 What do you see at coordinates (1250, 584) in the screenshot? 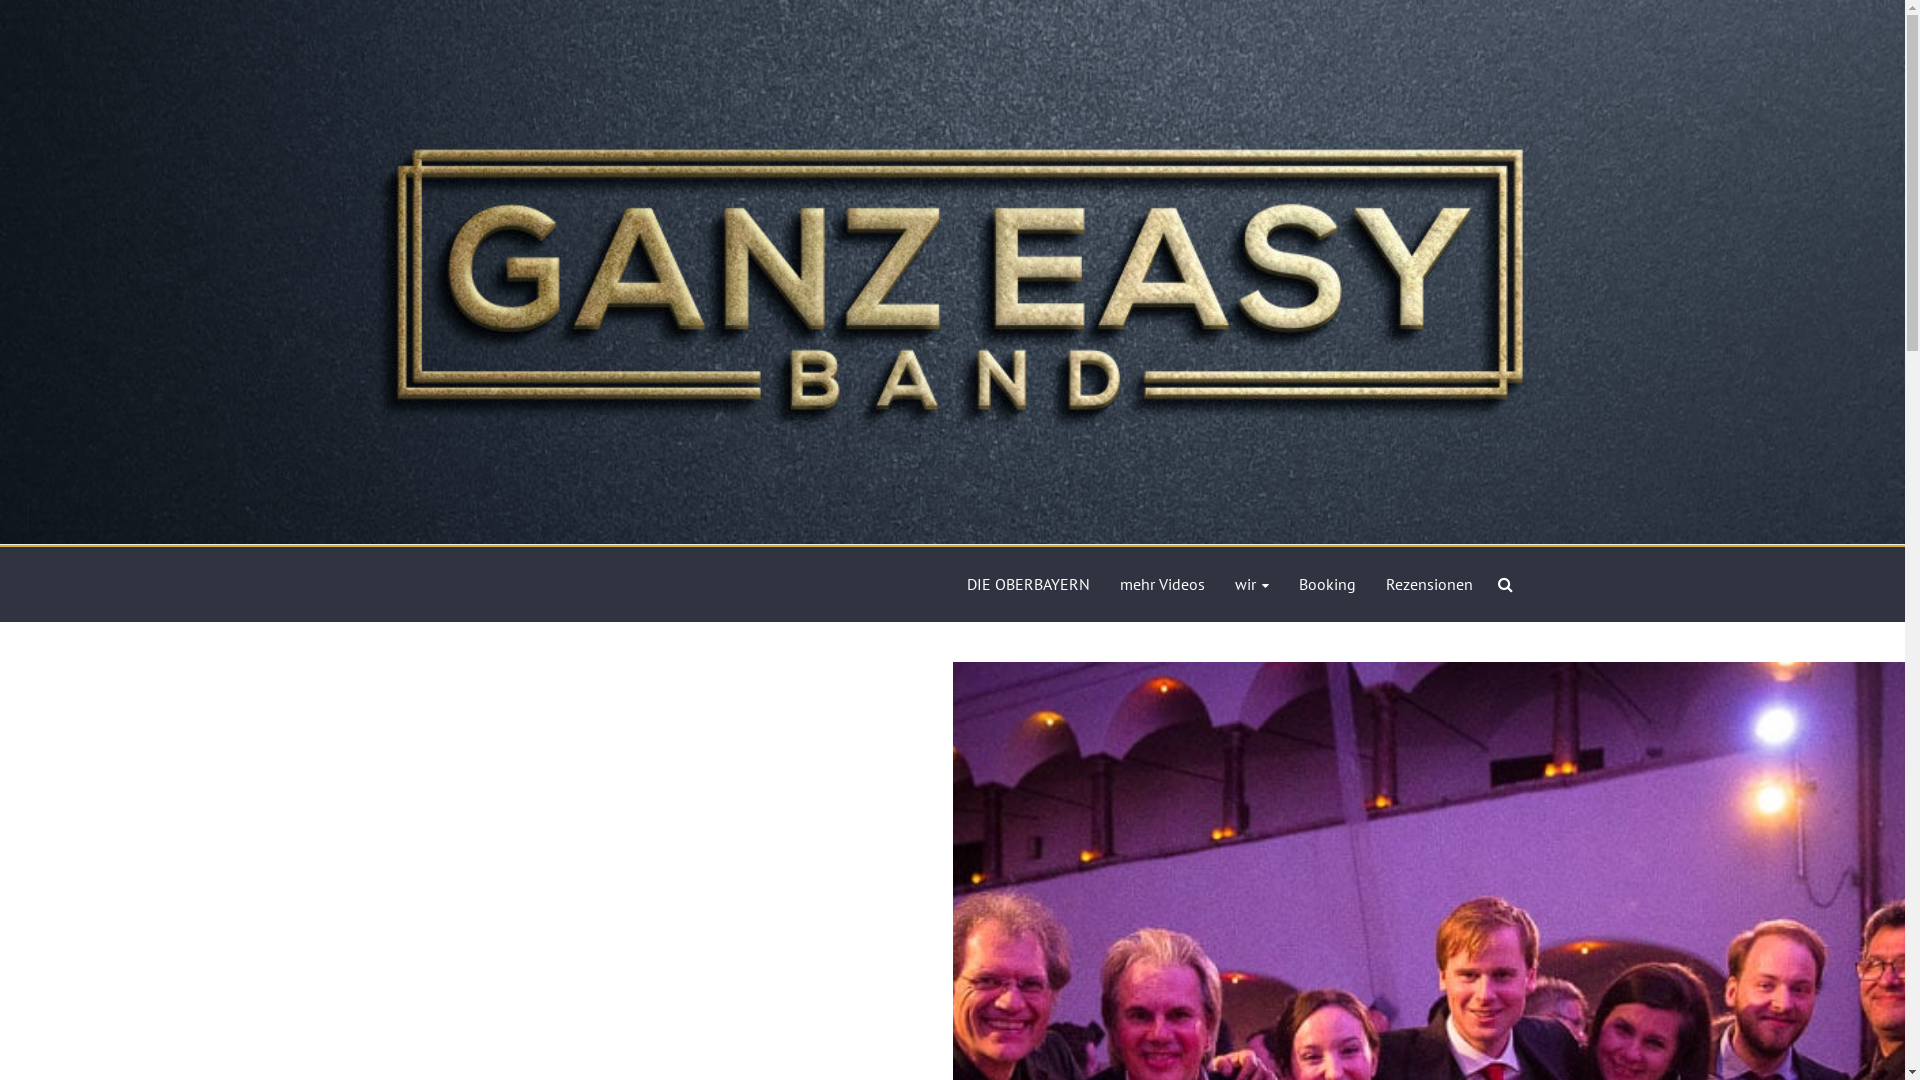
I see `'wir'` at bounding box center [1250, 584].